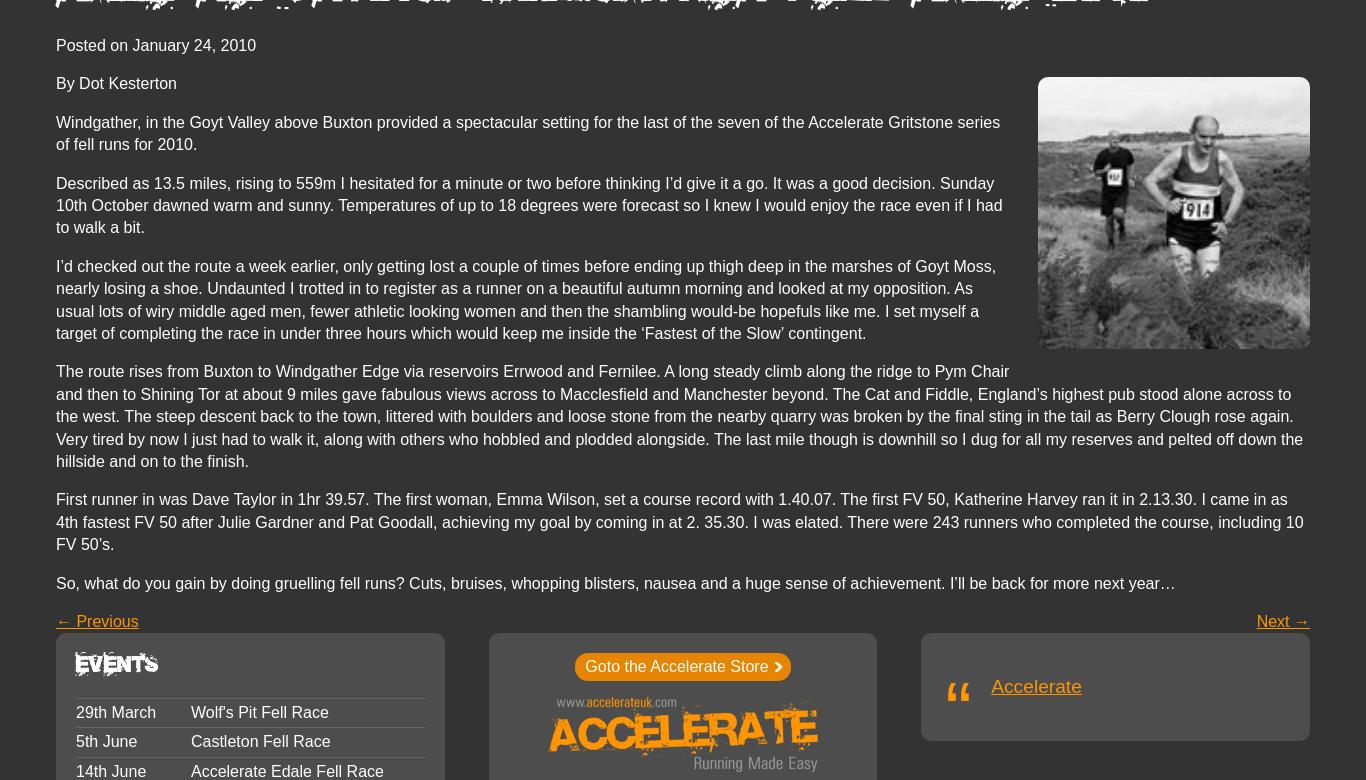  I want to click on 'Described as 13.5 miles, rising to 559m I hesitated for a minute or two before thinking I’d give it a go. It was a good decision. Sunday 10th October dawned warm and sunny. Temperatures of up to 18 degrees were forecast so I knew I would enjoy the race even if I had to walk a bit.', so click(56, 204).